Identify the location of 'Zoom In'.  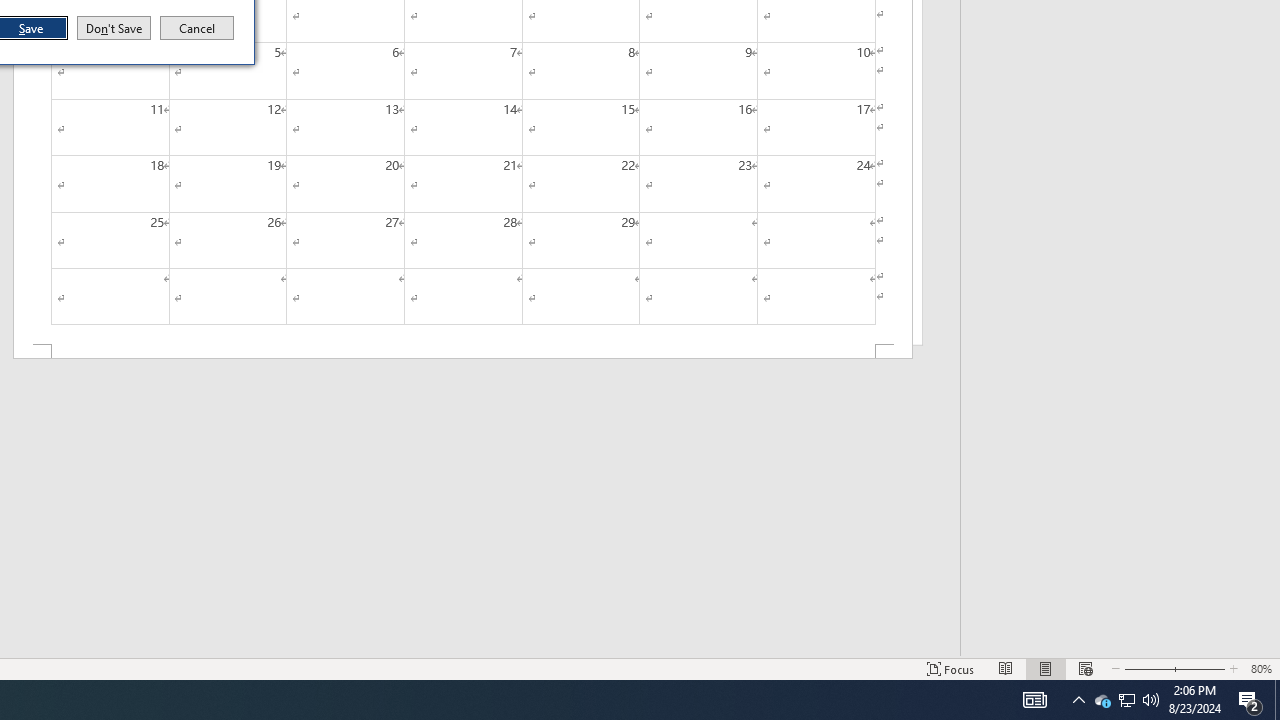
(1250, 698).